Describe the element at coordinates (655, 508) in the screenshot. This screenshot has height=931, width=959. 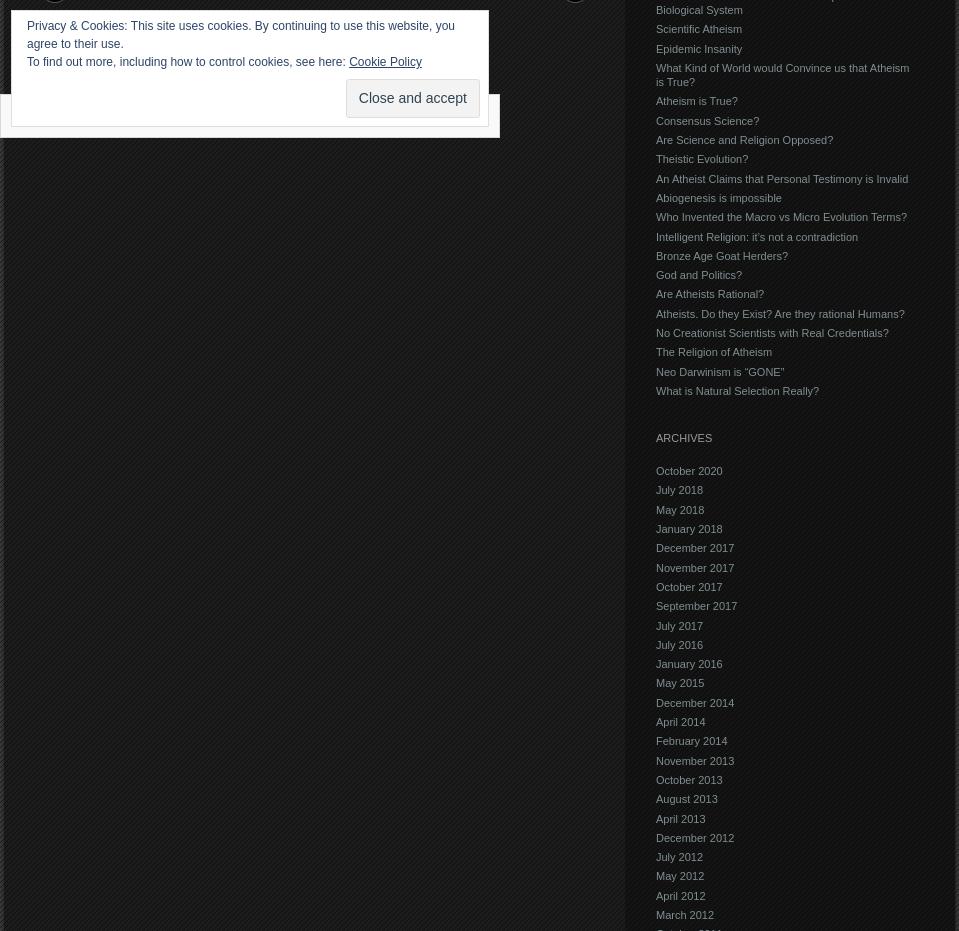
I see `'May 2018'` at that location.